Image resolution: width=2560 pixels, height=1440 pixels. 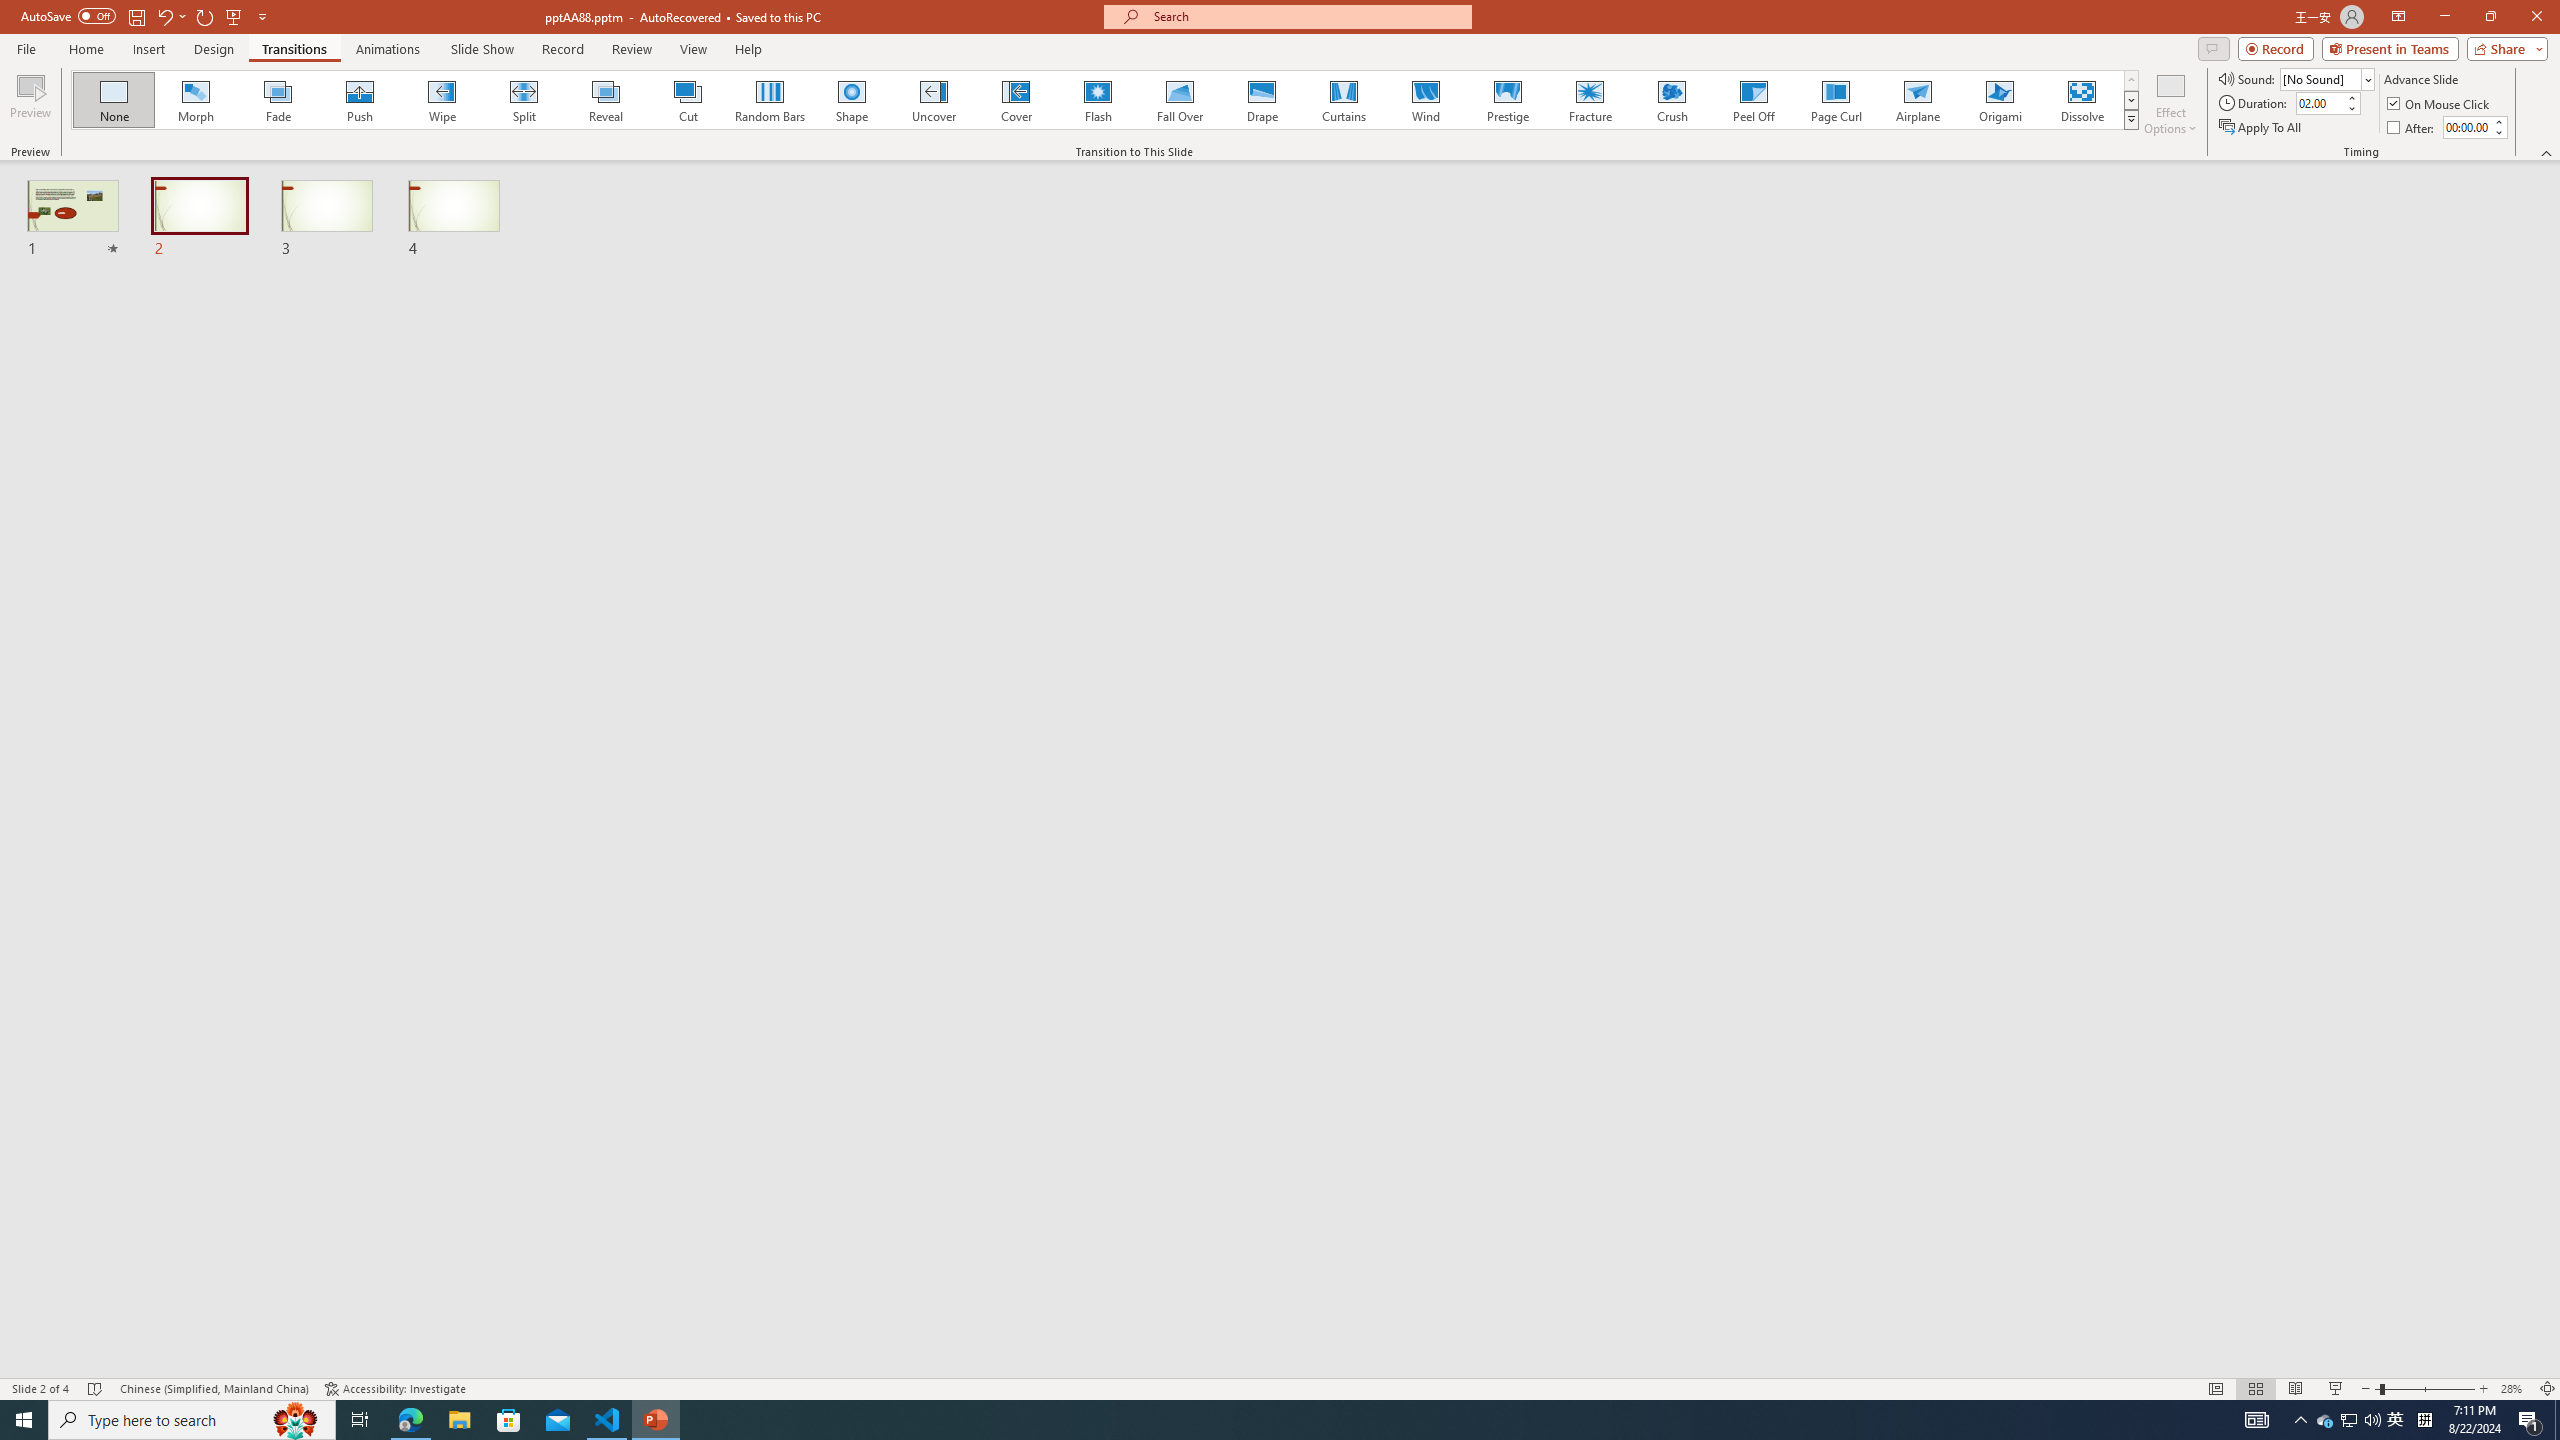 What do you see at coordinates (1834, 99) in the screenshot?
I see `'Page Curl'` at bounding box center [1834, 99].